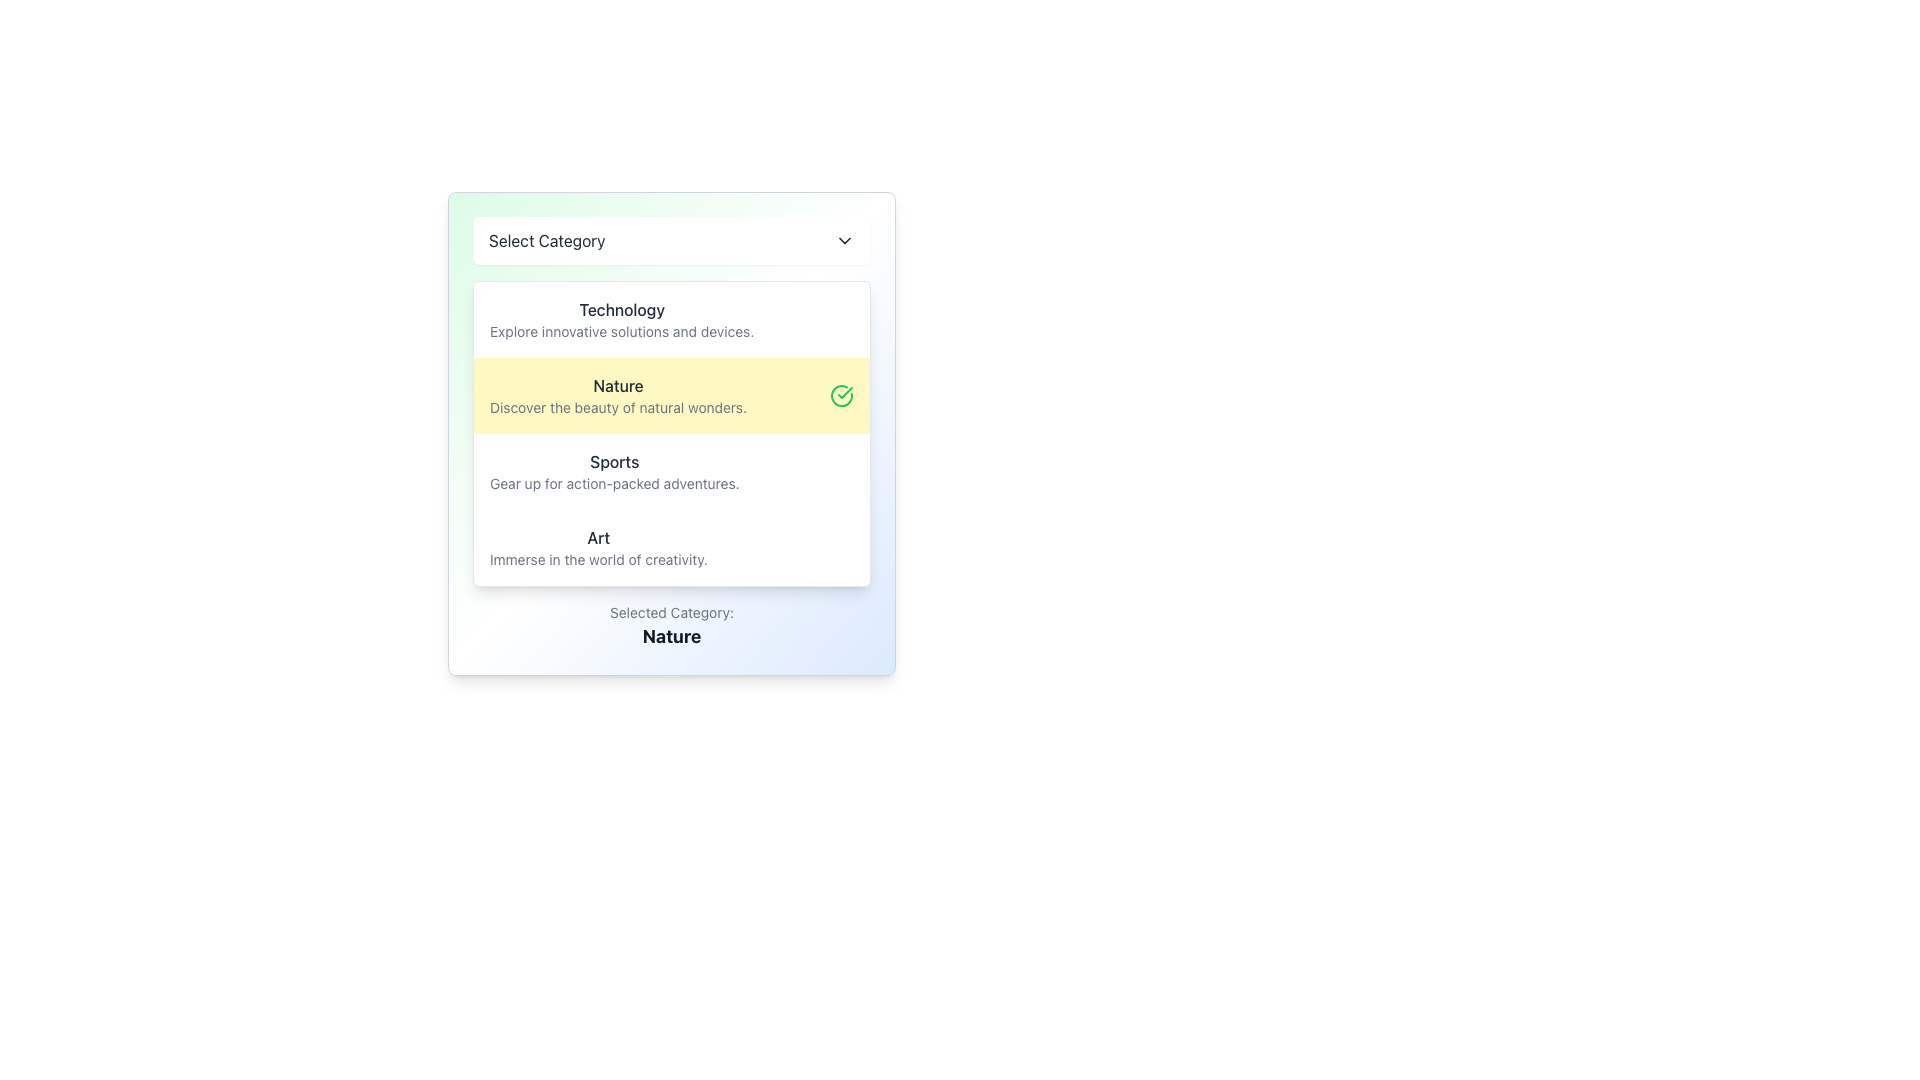  I want to click on the 'Sports' option in the dropdown menu, so click(613, 471).